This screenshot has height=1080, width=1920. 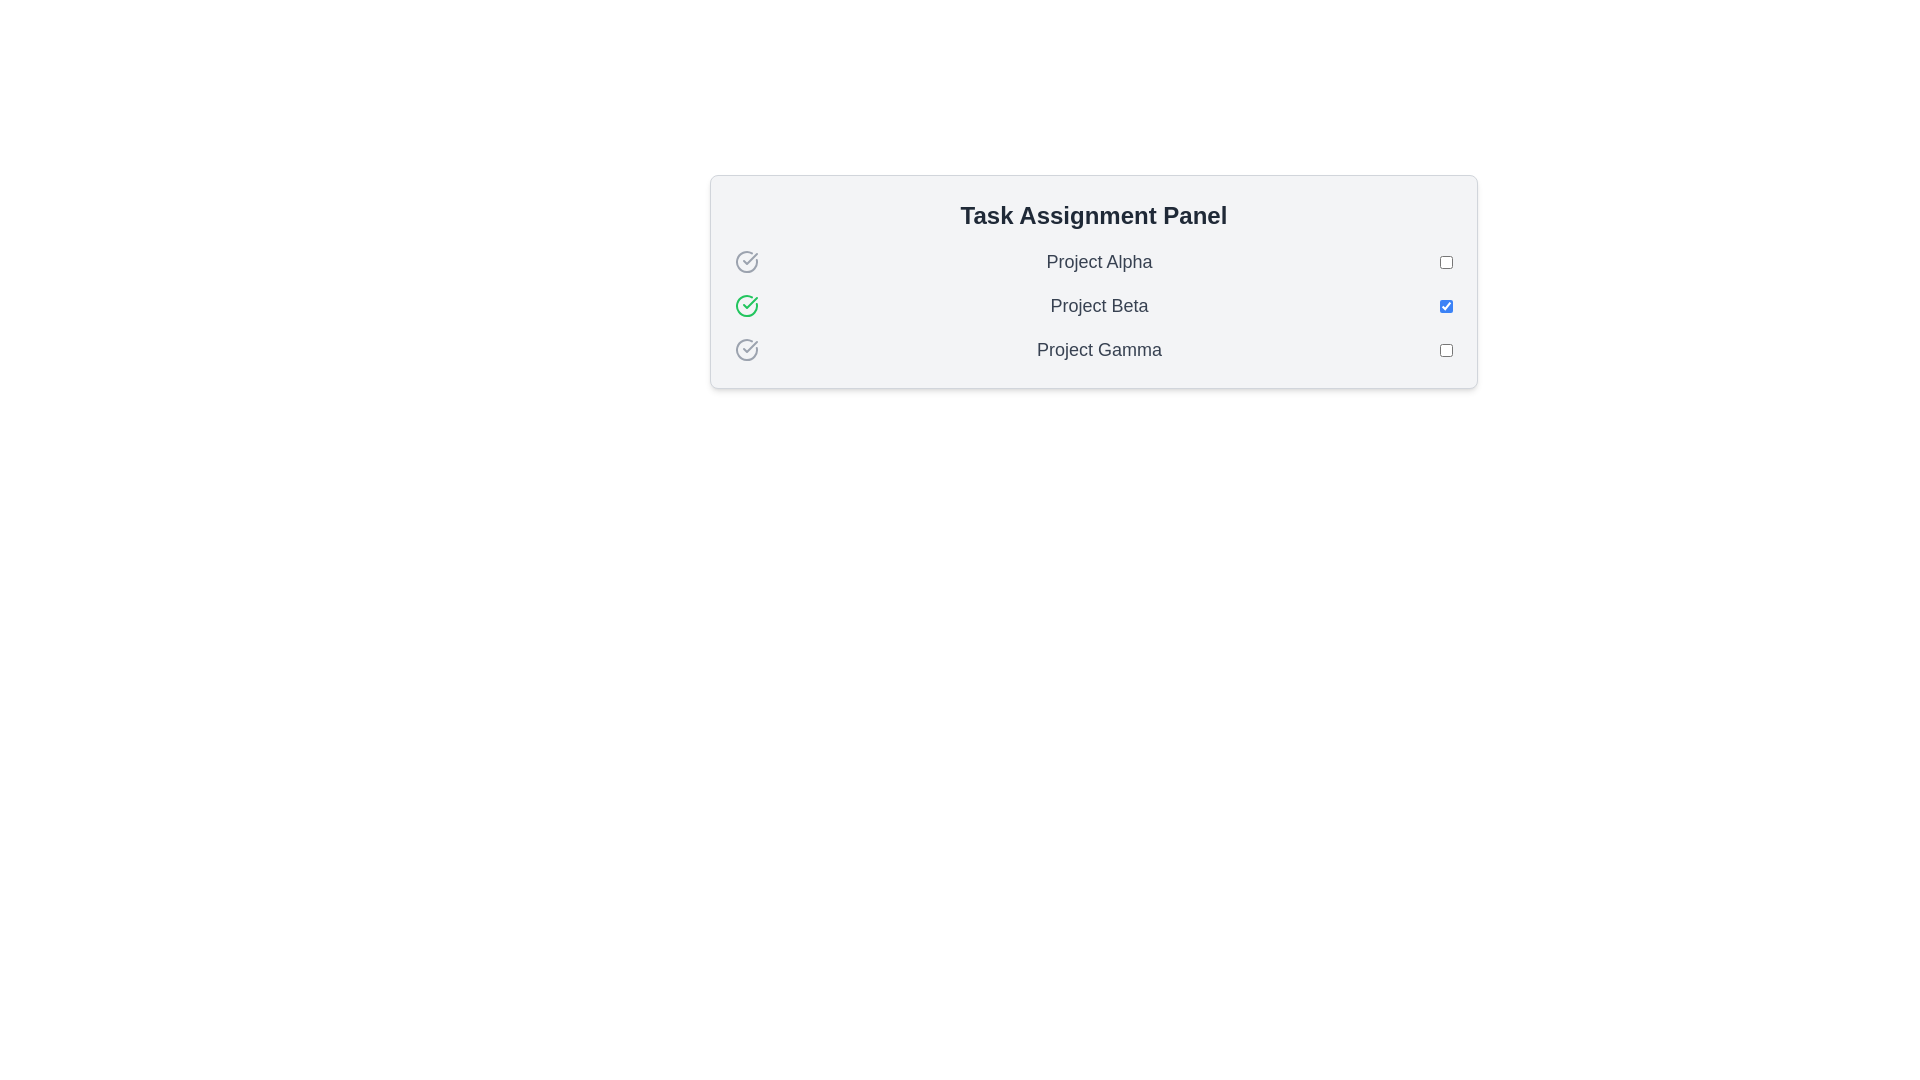 What do you see at coordinates (746, 261) in the screenshot?
I see `the first icon representing the status indicator for 'Project Alpha', which is positioned to the far-left of the text` at bounding box center [746, 261].